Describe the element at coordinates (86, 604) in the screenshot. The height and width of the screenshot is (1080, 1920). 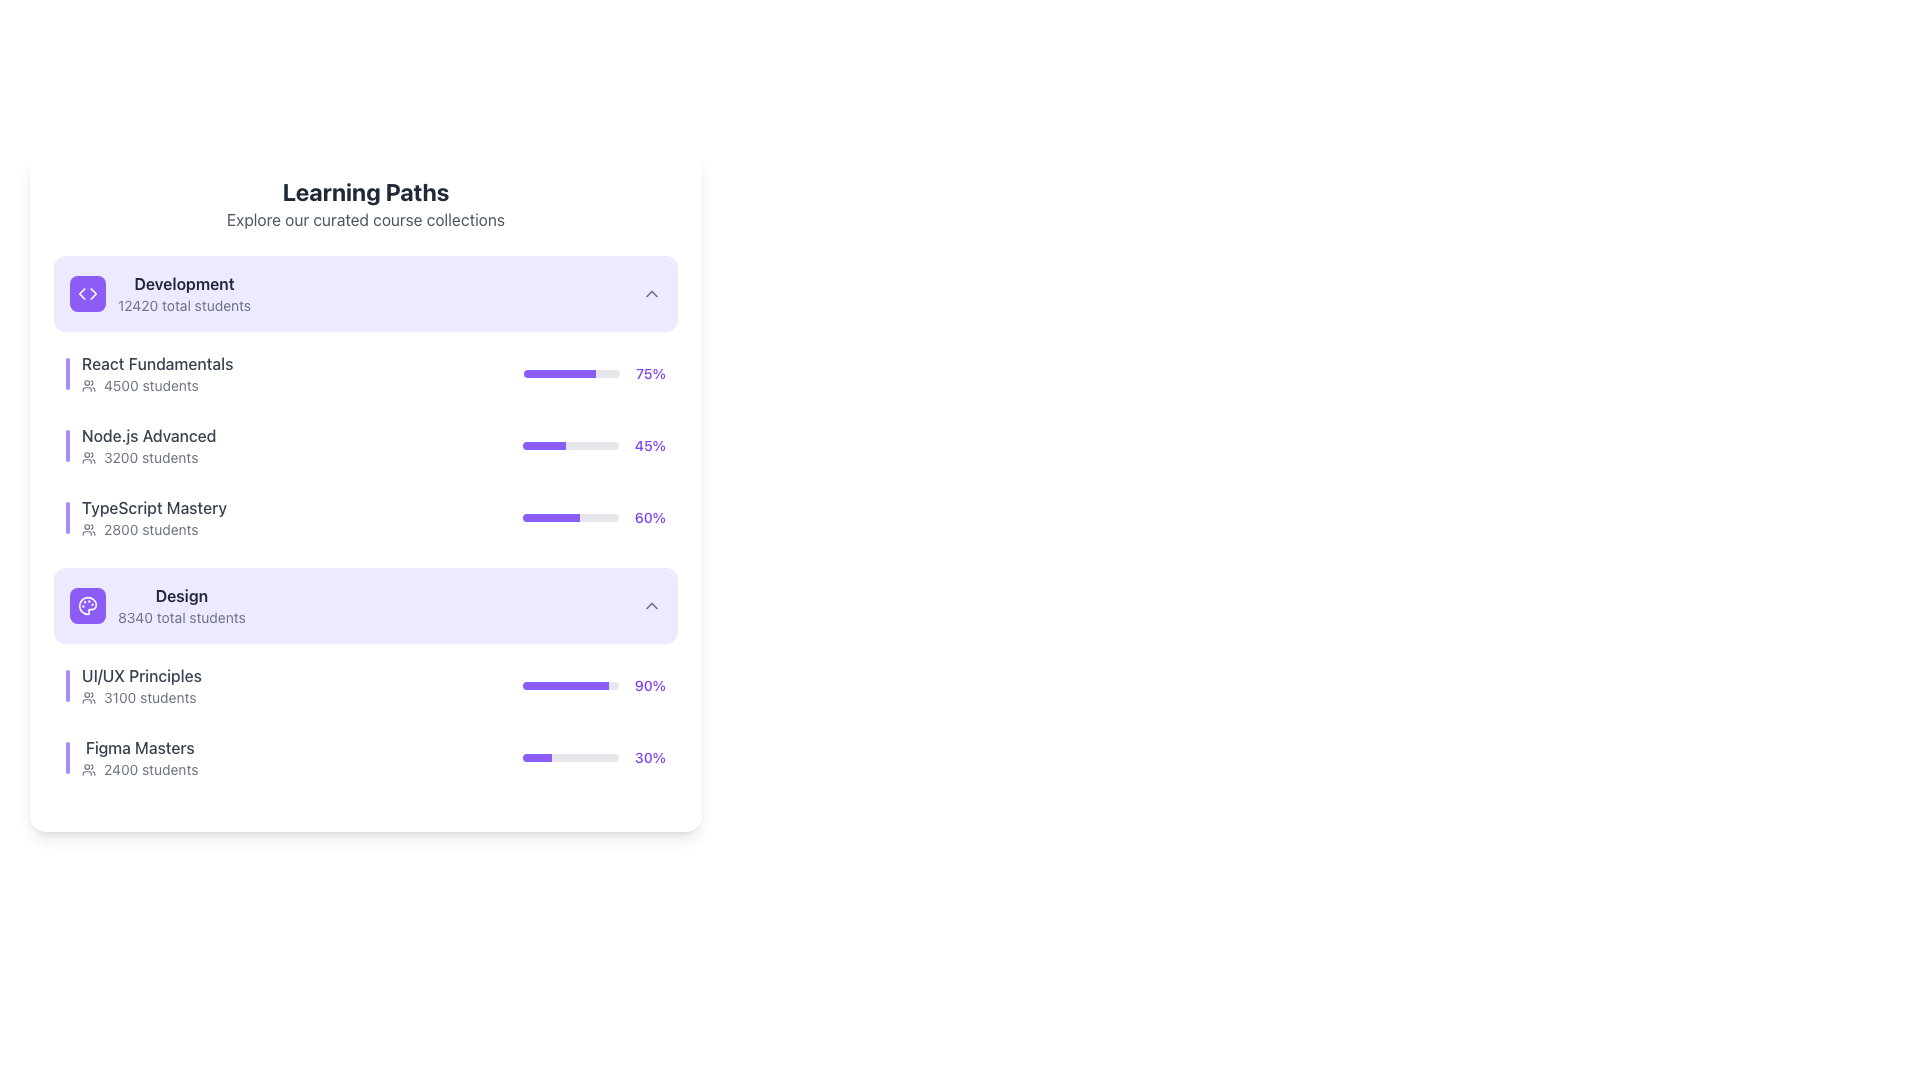
I see `the palette icon located in the 'Design' section, which has a circular shape with small circles inside, positioned to the left of the 'Design' title` at that location.